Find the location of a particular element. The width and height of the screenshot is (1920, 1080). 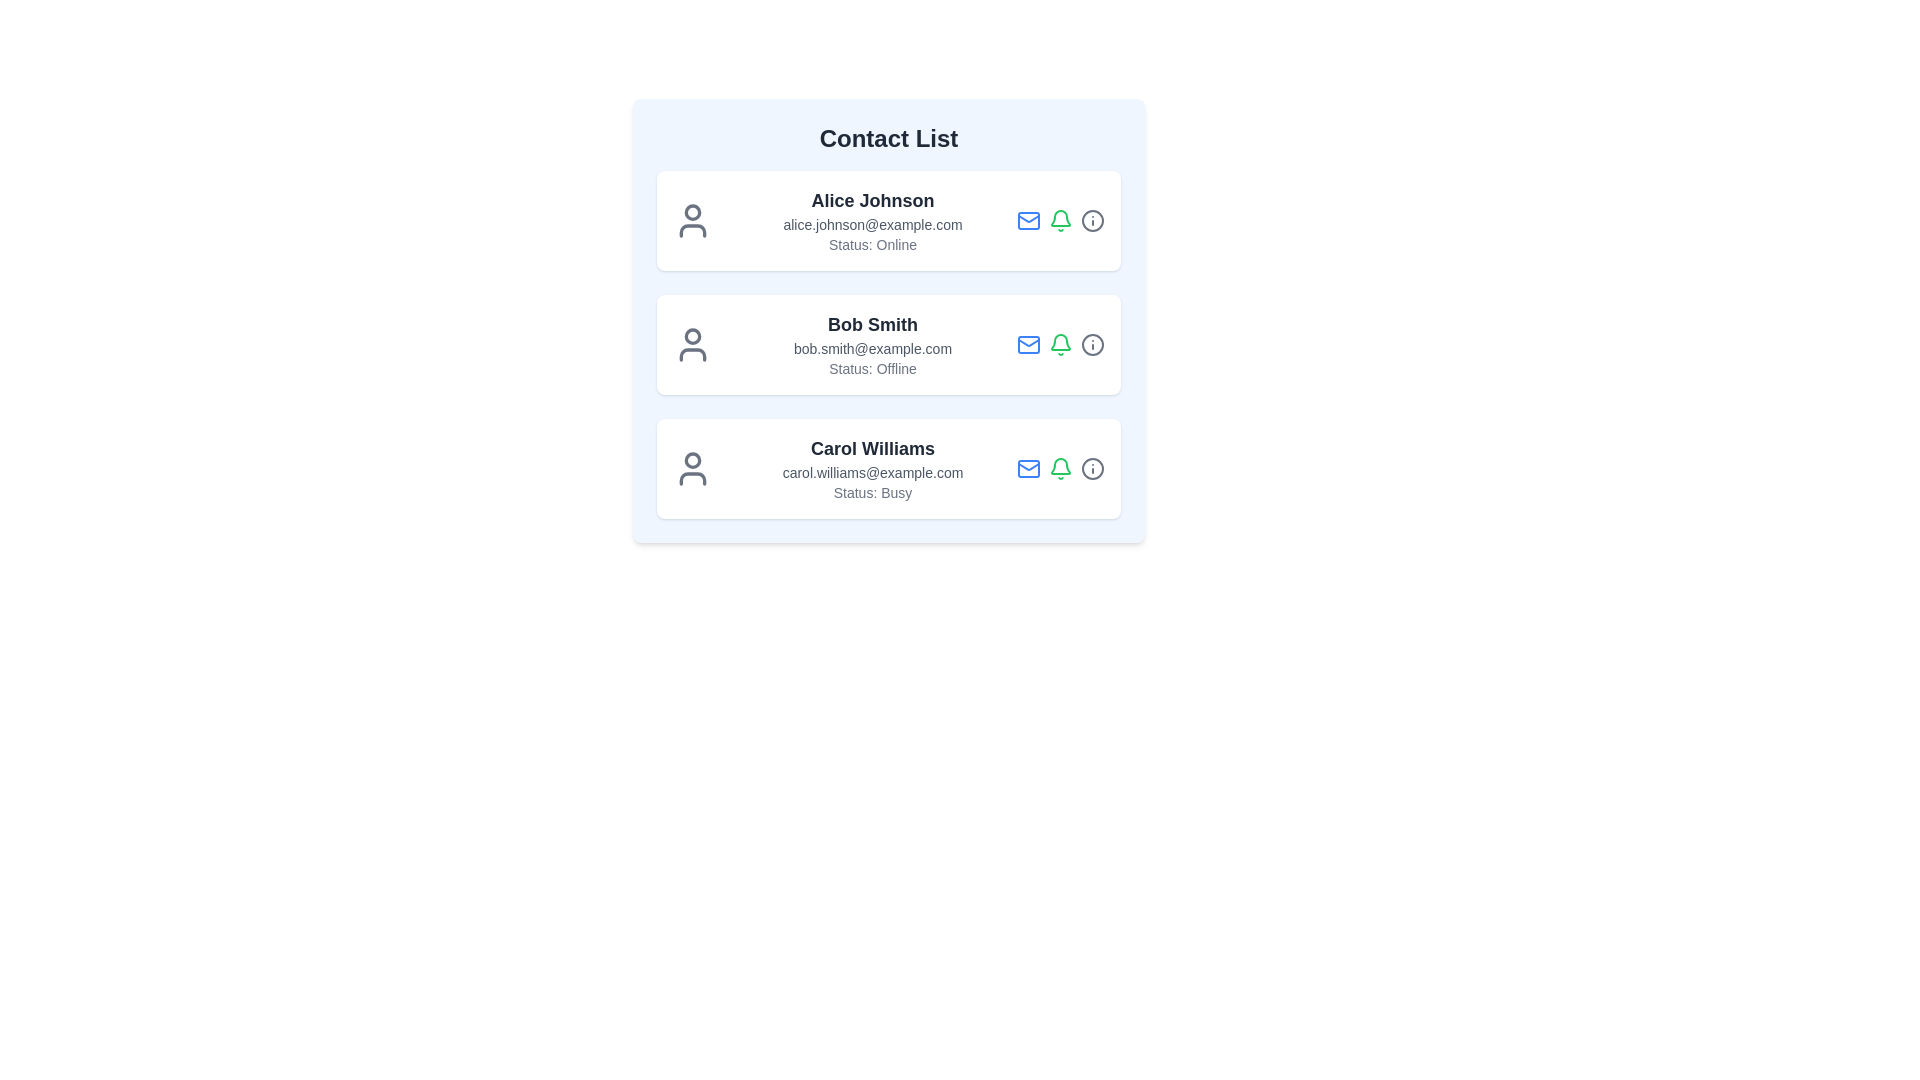

the contact details of Bob Smith is located at coordinates (887, 343).